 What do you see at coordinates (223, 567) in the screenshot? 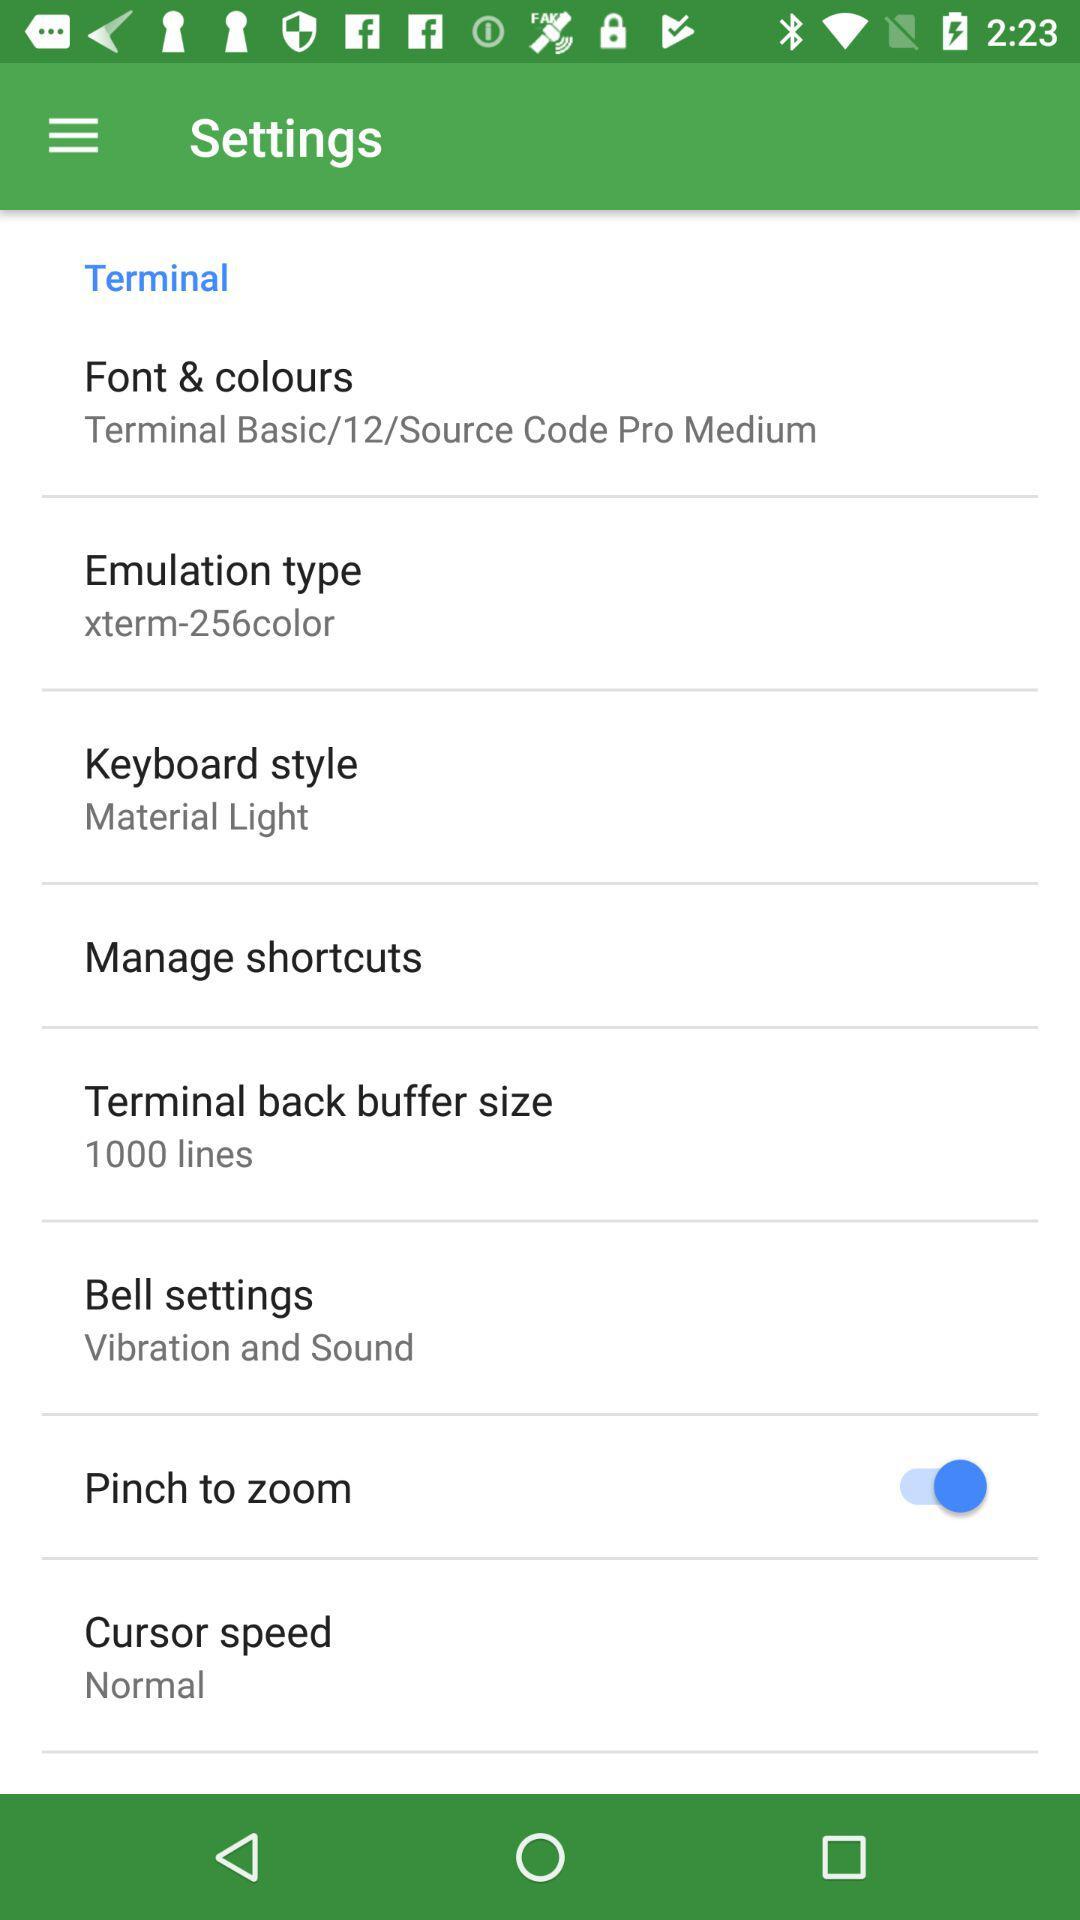
I see `the item below terminal basic 12` at bounding box center [223, 567].